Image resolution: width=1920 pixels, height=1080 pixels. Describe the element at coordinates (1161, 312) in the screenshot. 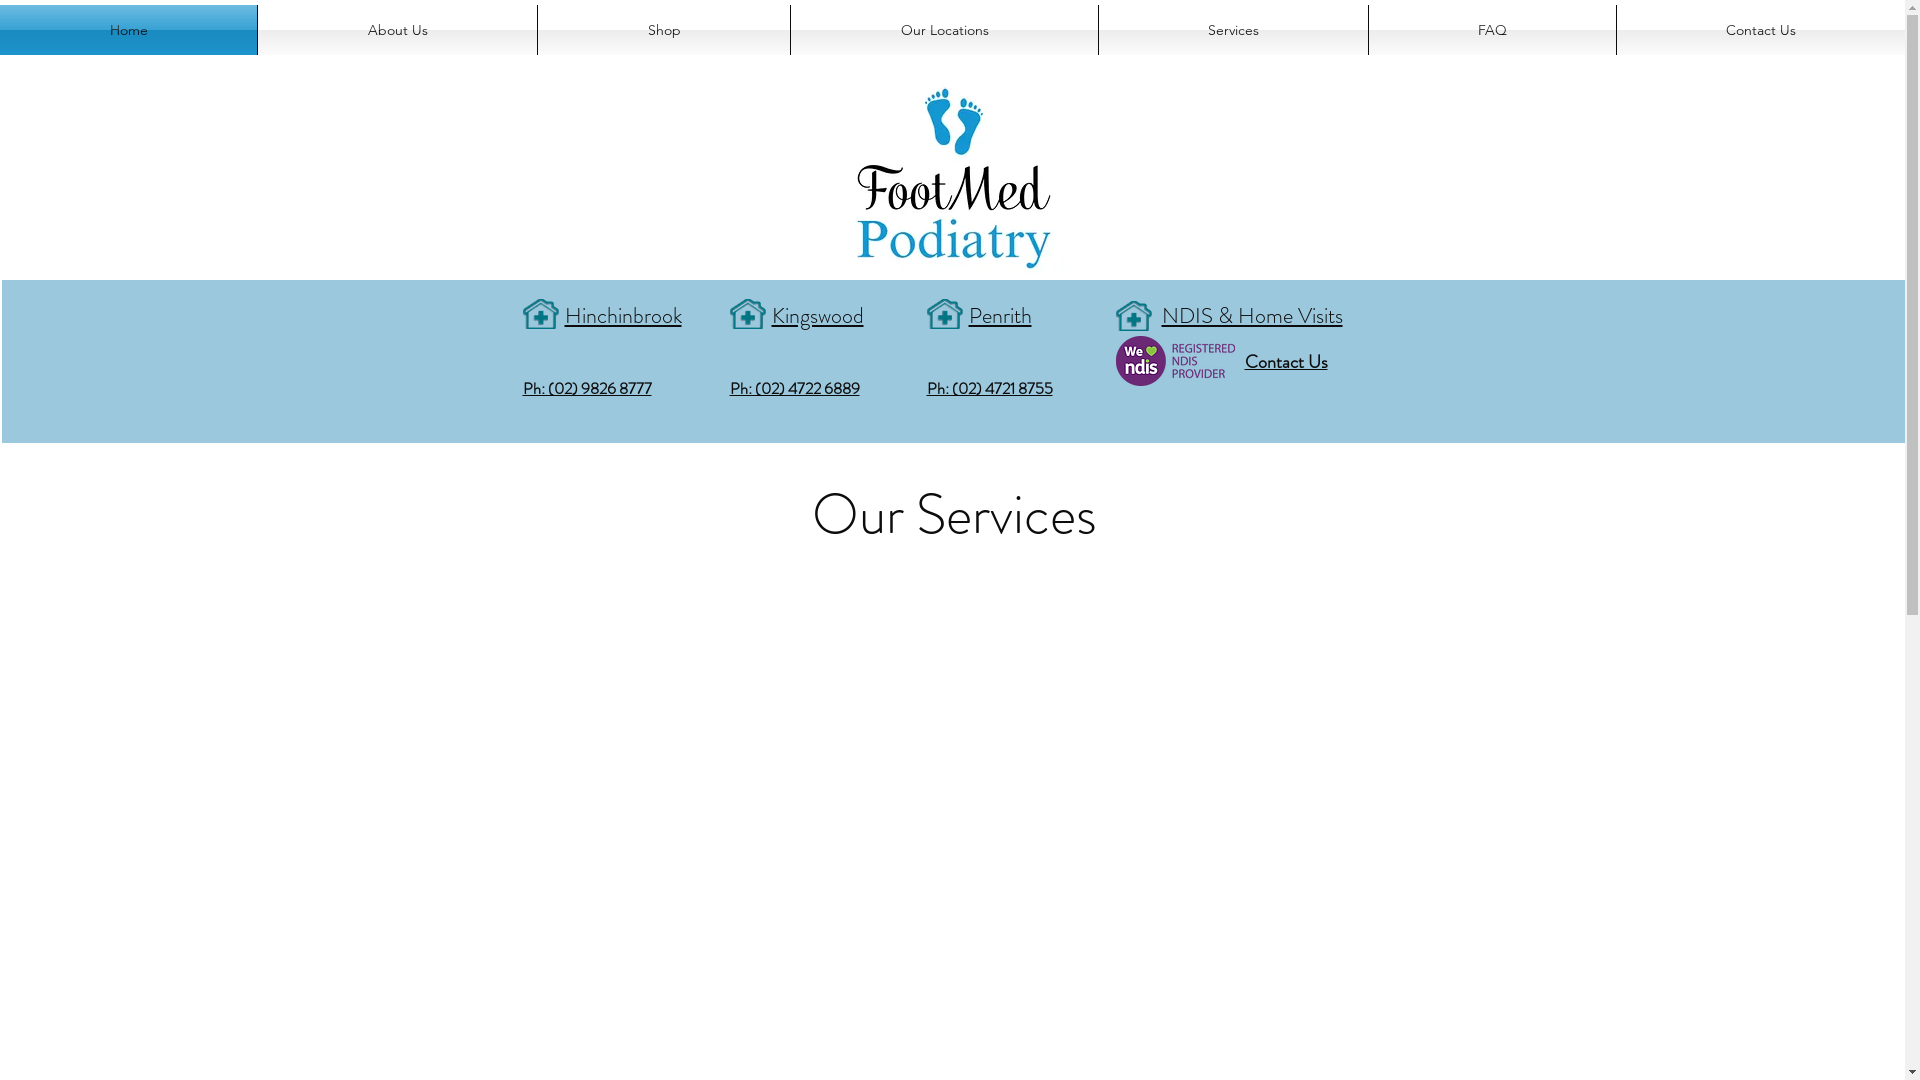

I see `'NDIS & Home Visits'` at that location.